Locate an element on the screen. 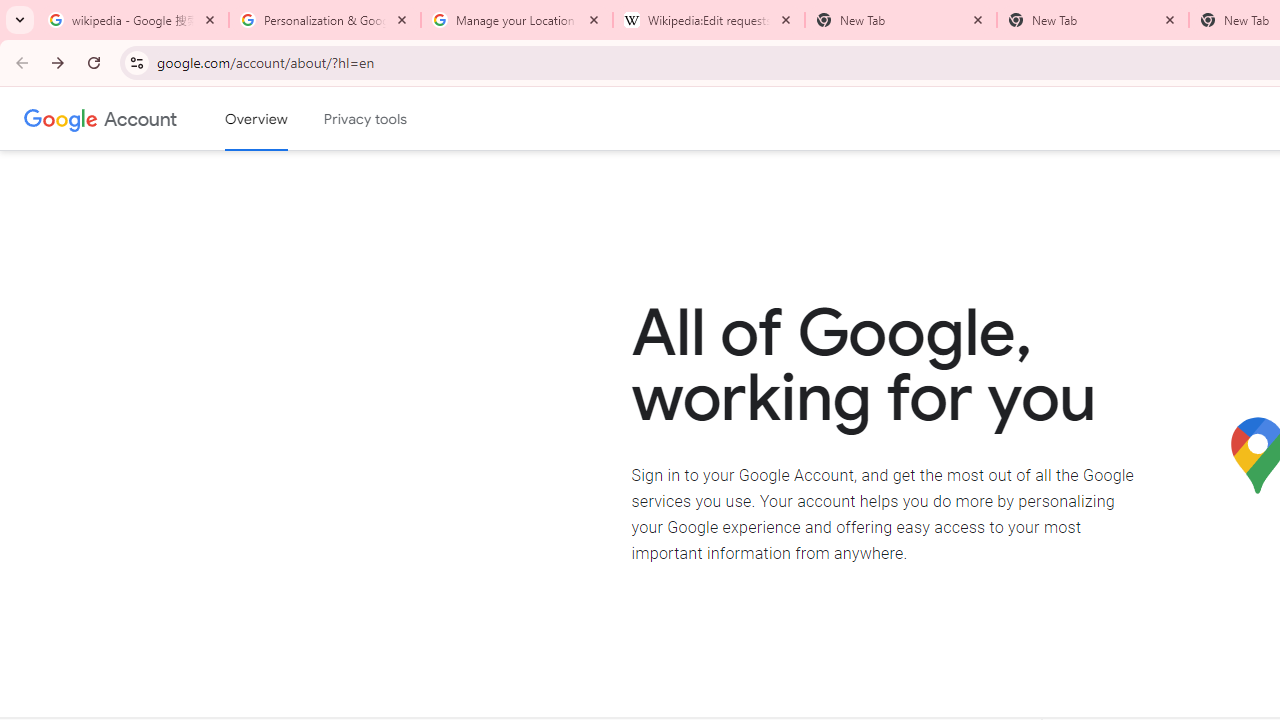 Image resolution: width=1280 pixels, height=720 pixels. 'Manage your Location History - Google Search Help' is located at coordinates (517, 20).